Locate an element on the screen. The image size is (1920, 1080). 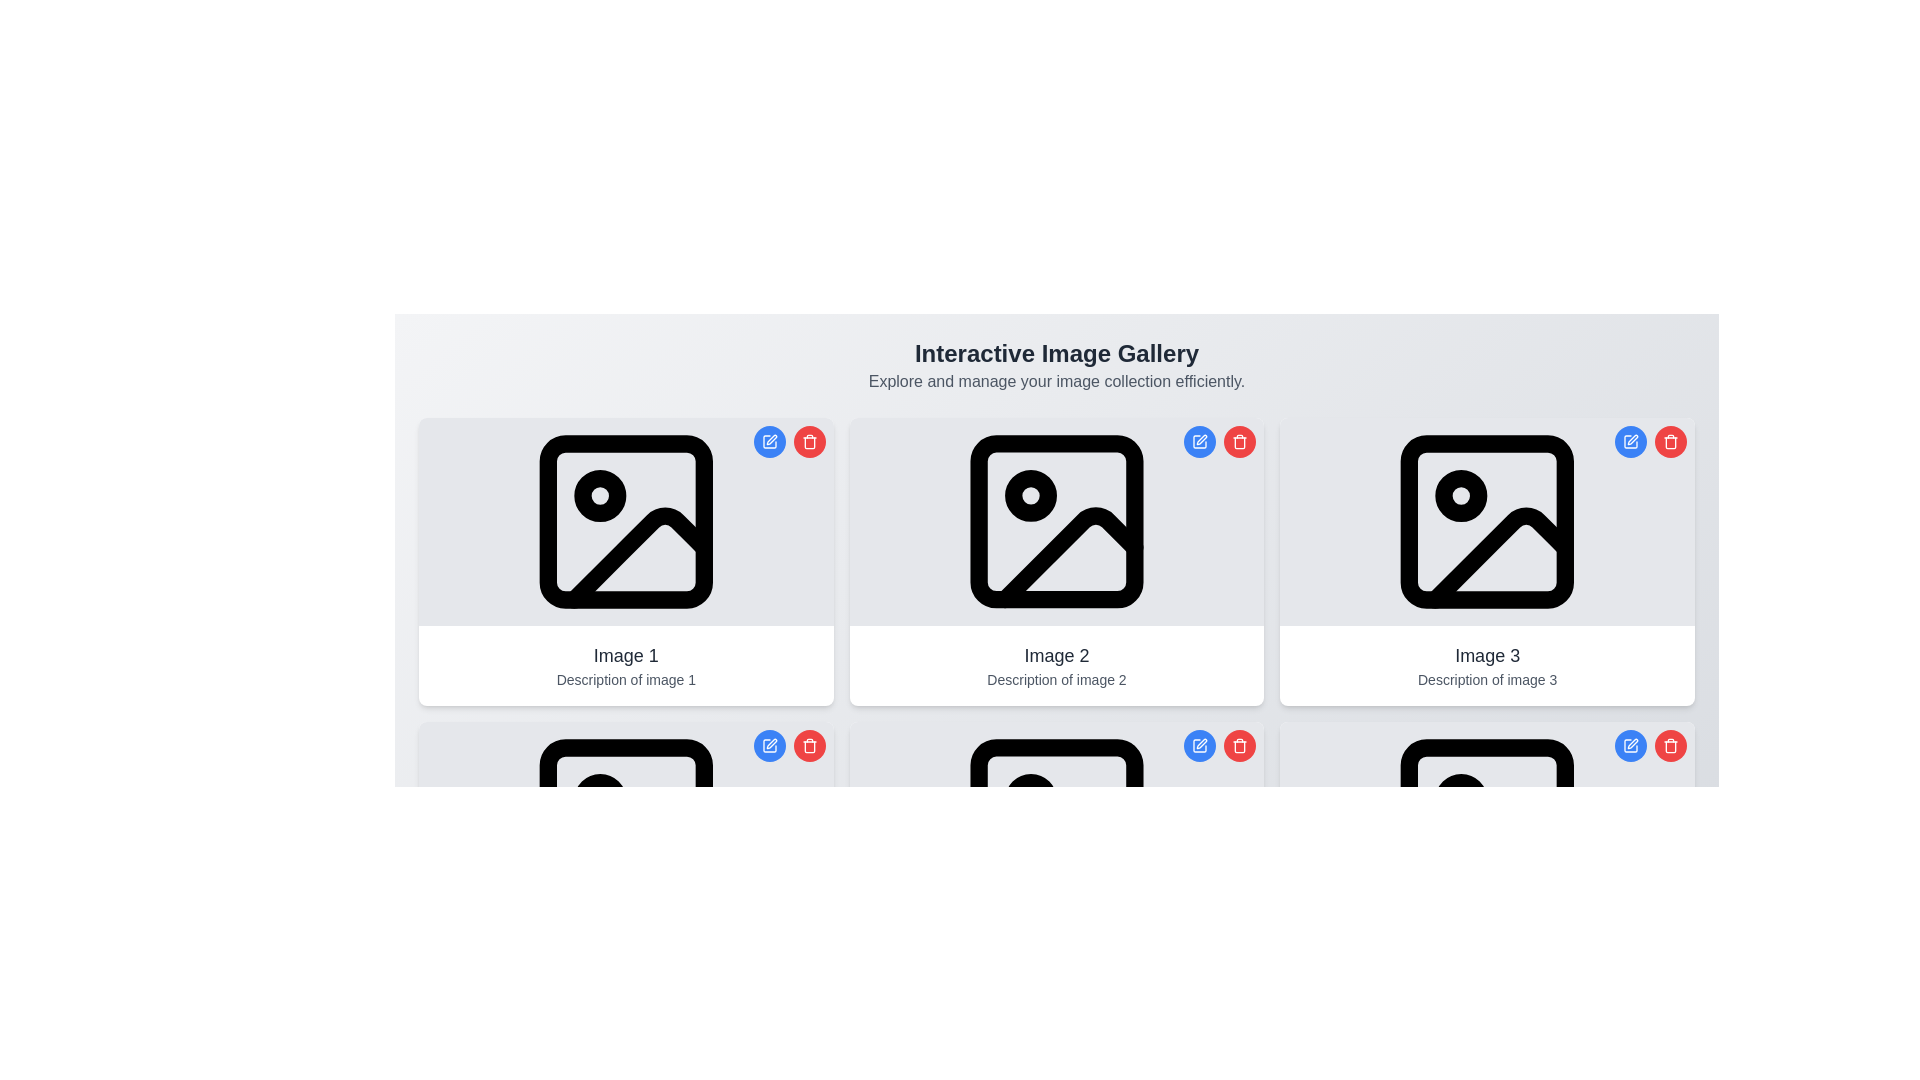
image placeholder located in the second card labeled 'Image 2' within the interactive gallery is located at coordinates (1055, 520).